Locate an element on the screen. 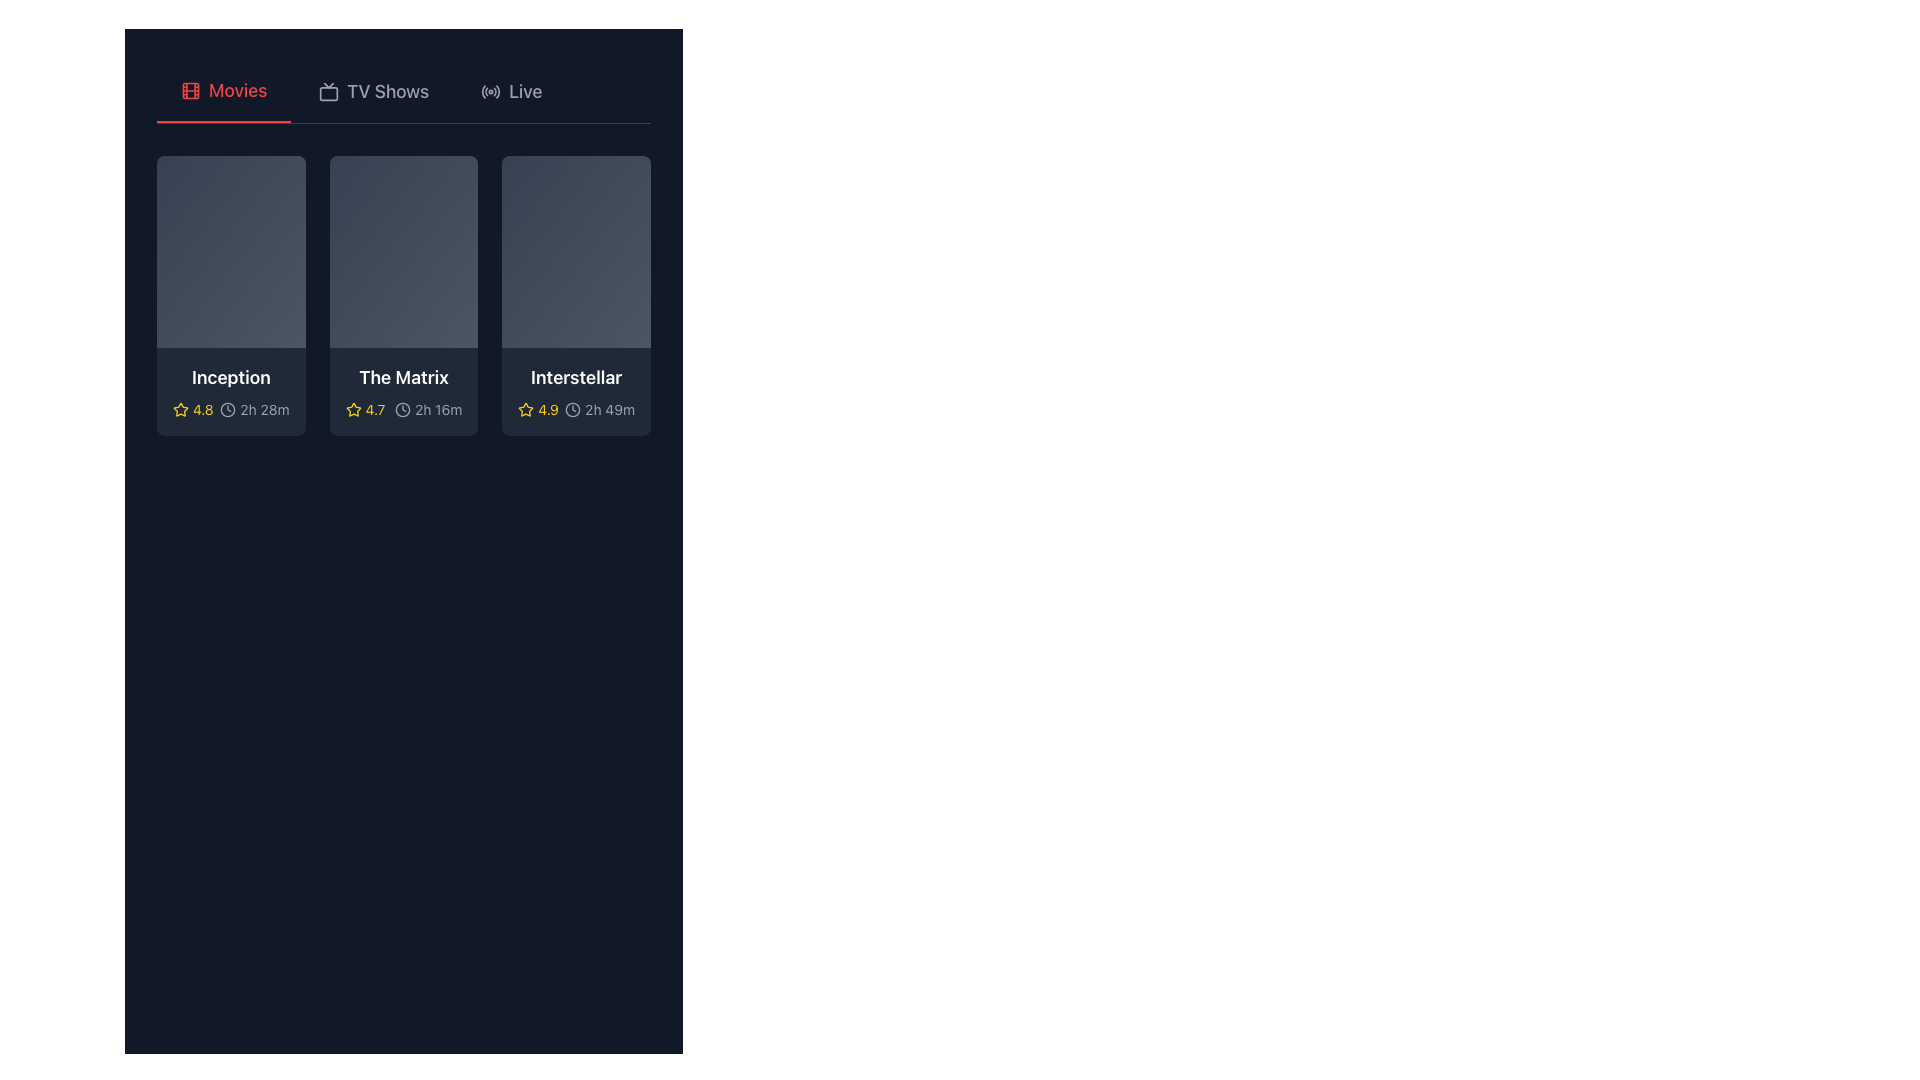  SVG Circle element that serves as the visual base for the clock icon indicating the duration of the movie 'Inception', located to the left of the text '2h 28m' is located at coordinates (228, 408).